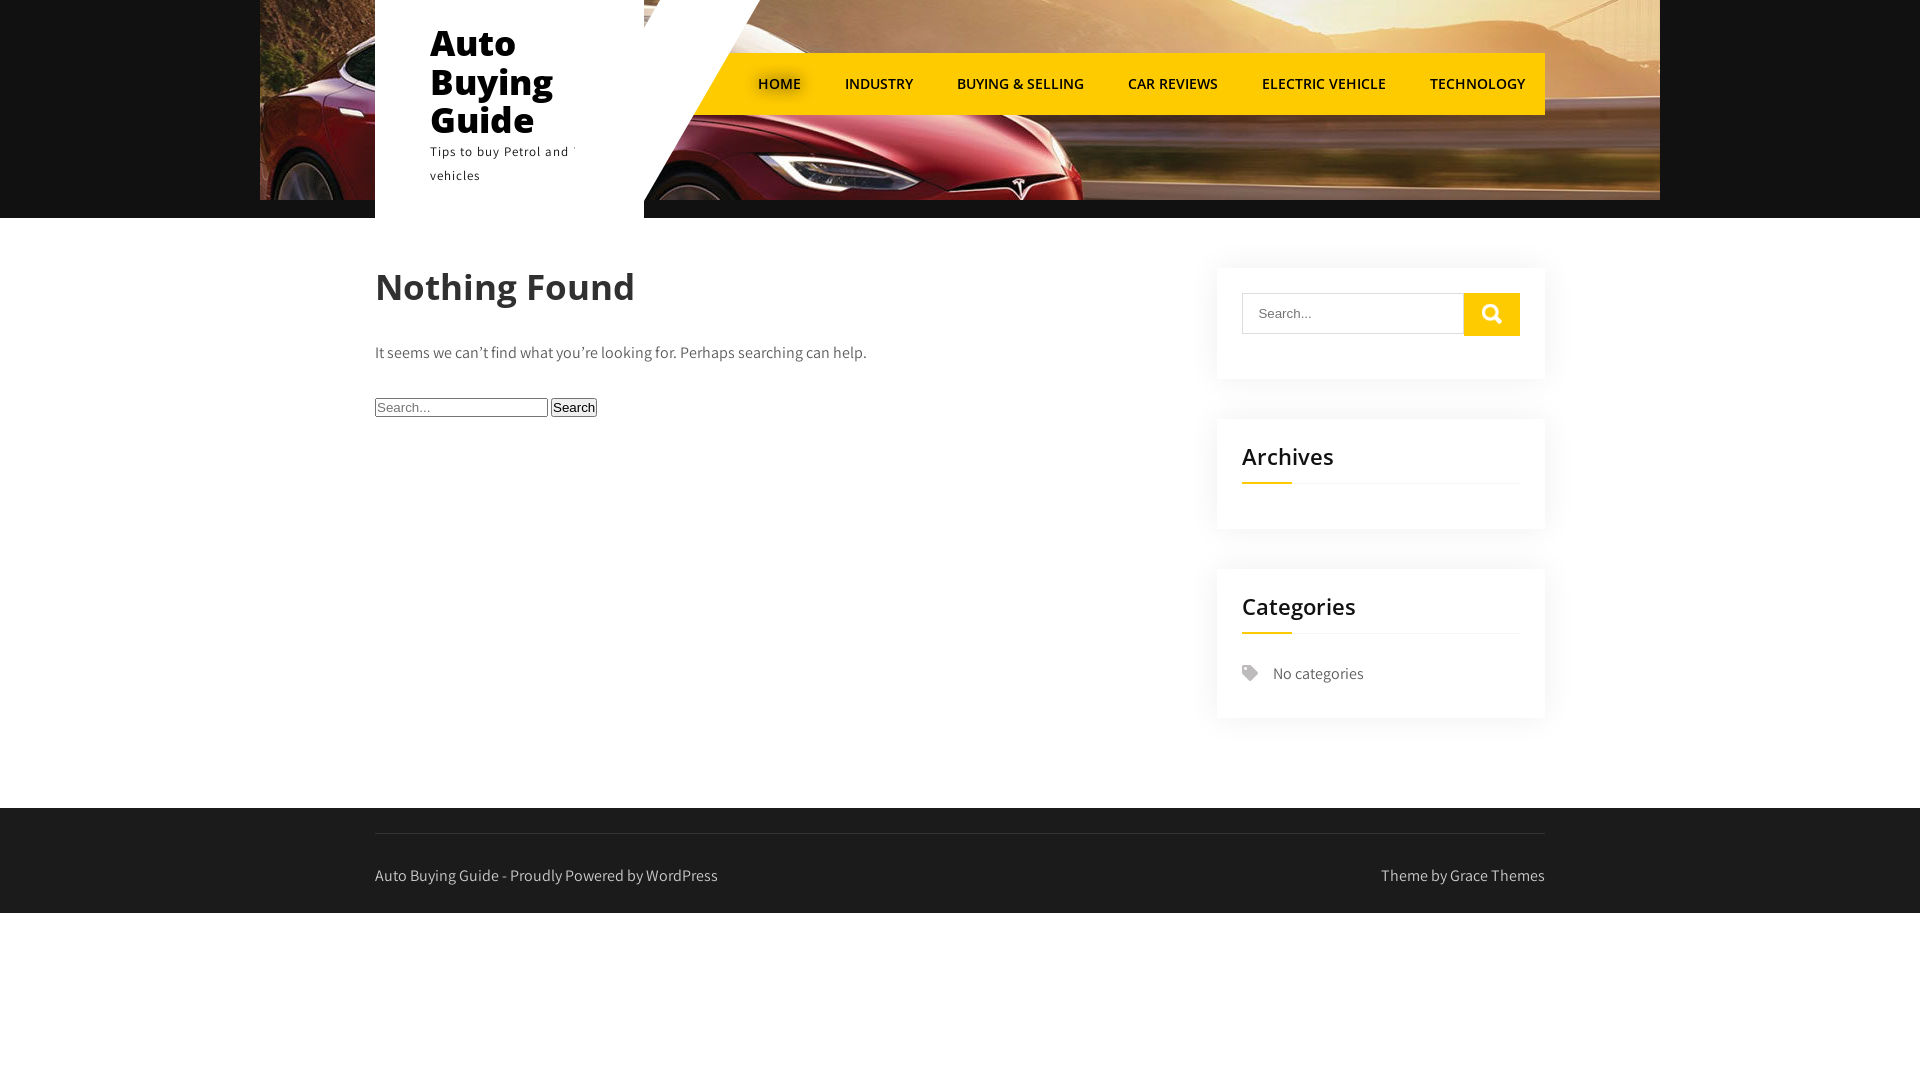  I want to click on 'BUYING & SELLING', so click(935, 83).